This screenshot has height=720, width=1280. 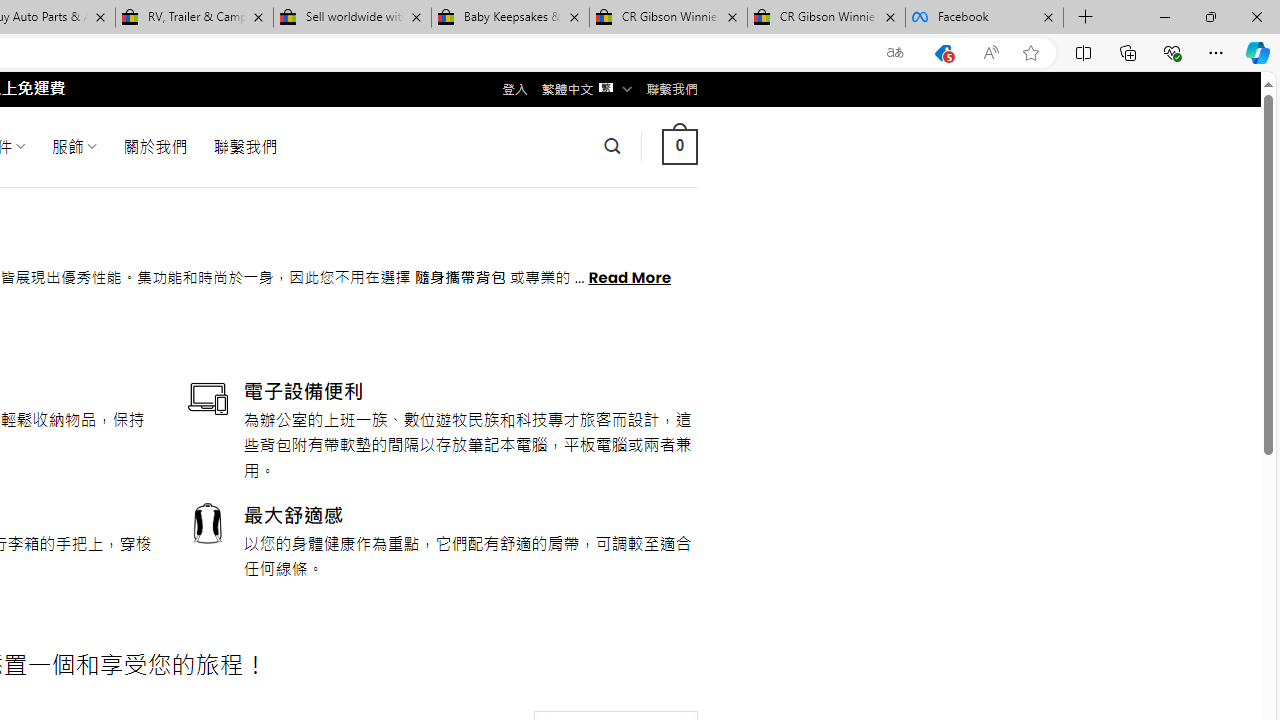 I want to click on 'Read aloud this page (Ctrl+Shift+U)', so click(x=991, y=52).